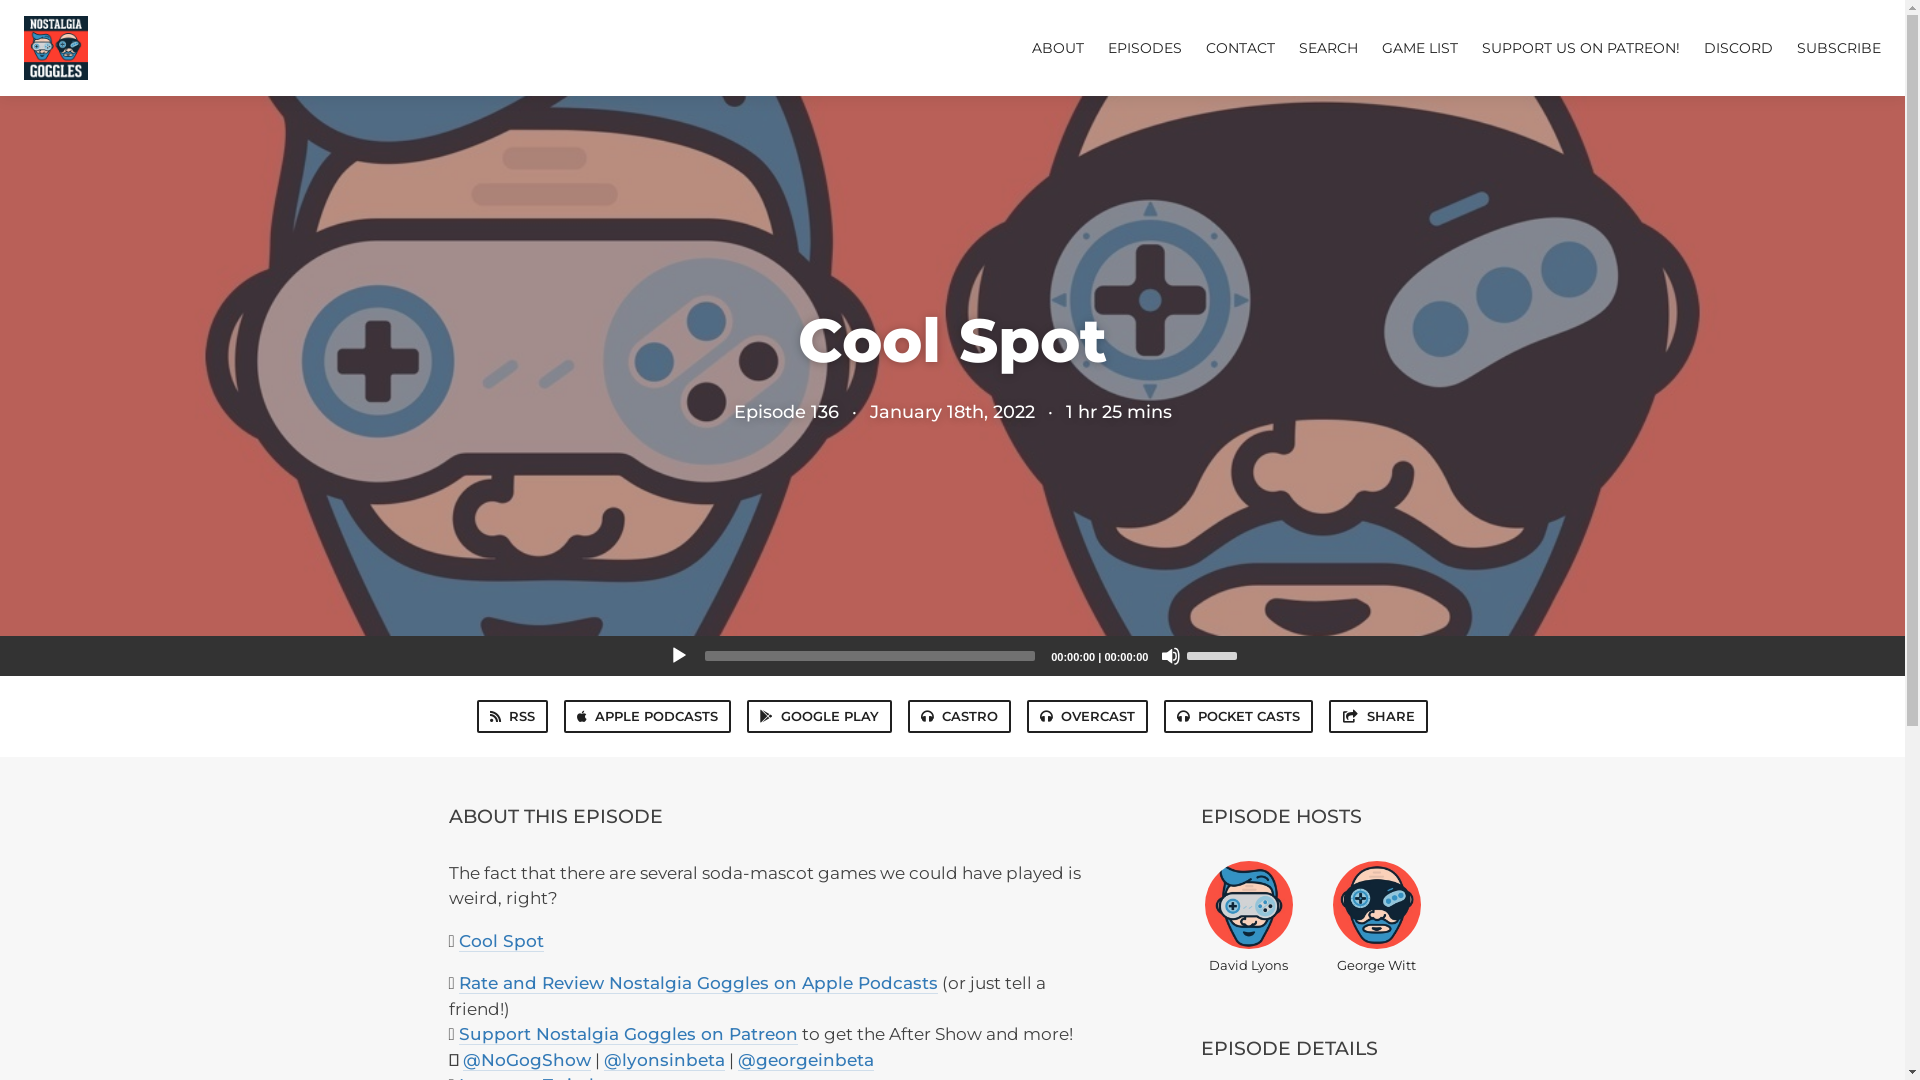 This screenshot has height=1080, width=1920. I want to click on 'SHARE', so click(1376, 715).